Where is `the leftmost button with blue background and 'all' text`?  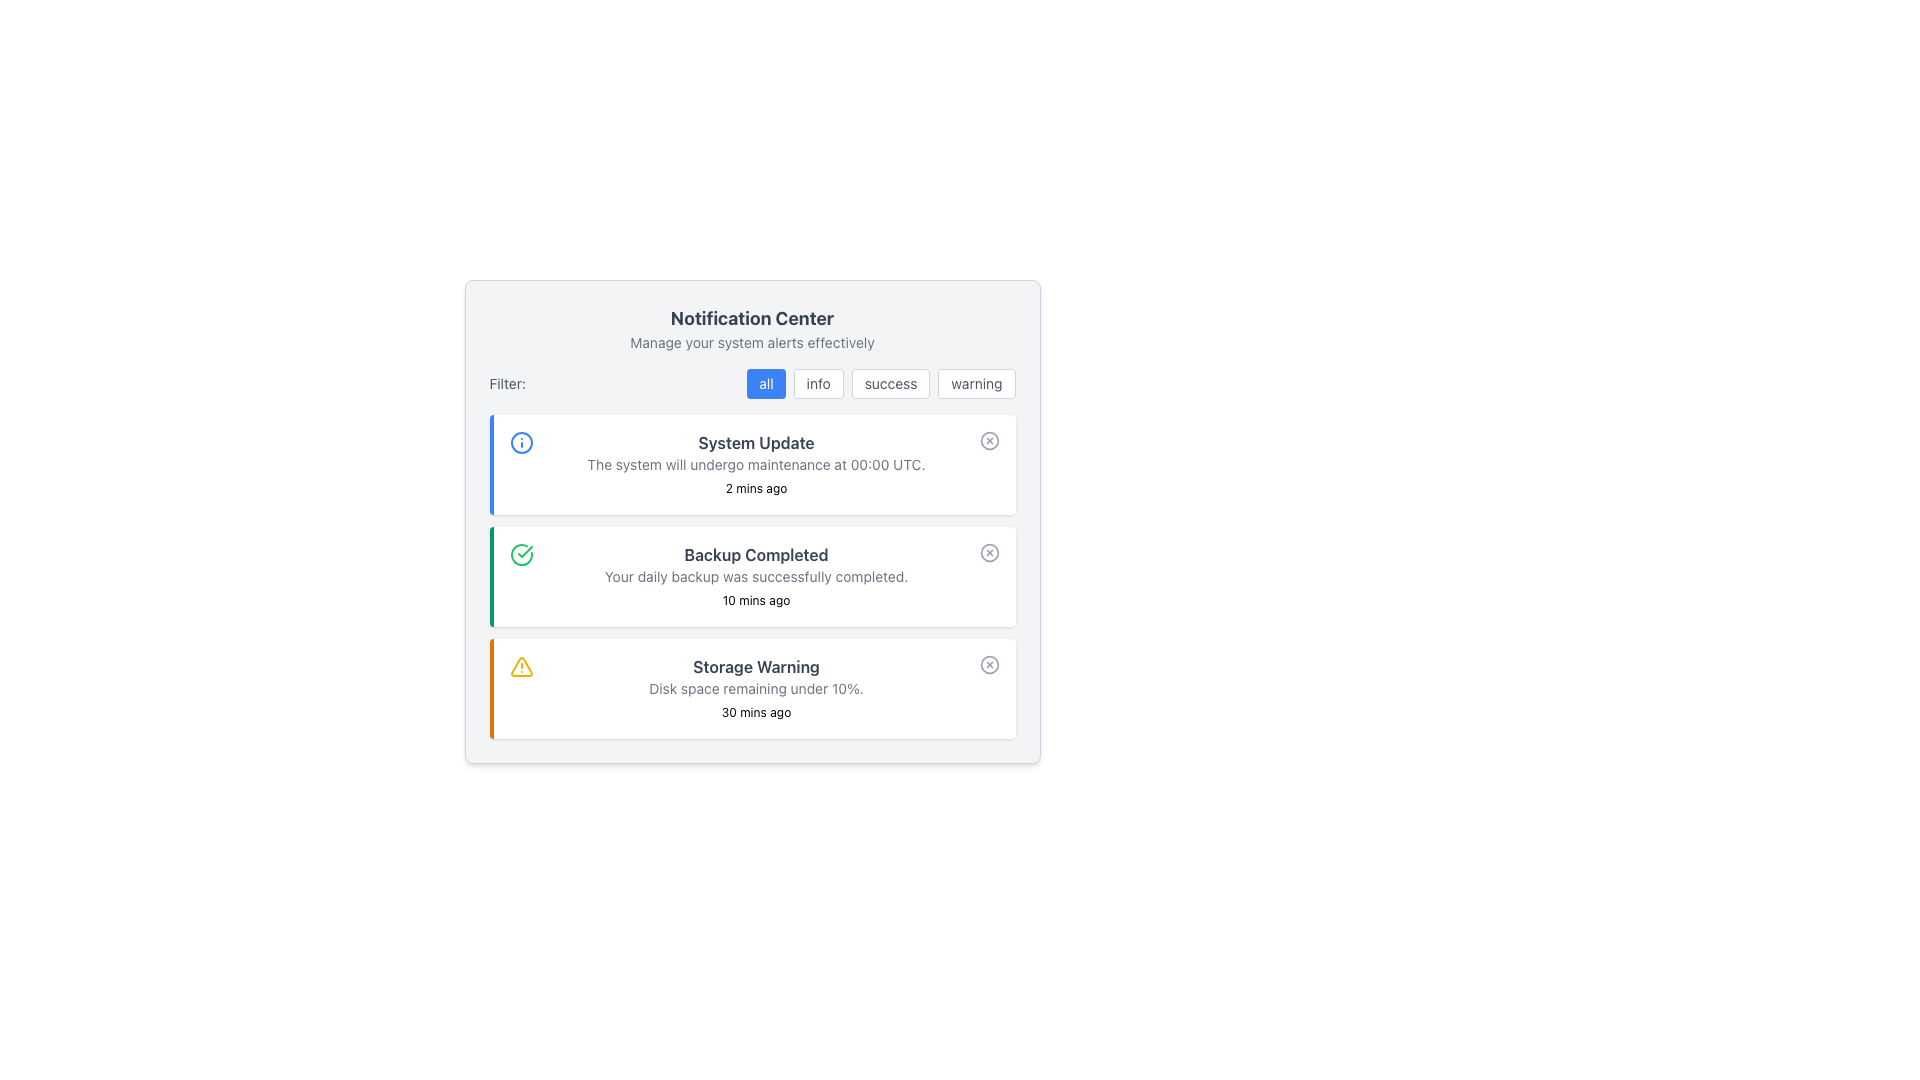
the leftmost button with blue background and 'all' text is located at coordinates (765, 384).